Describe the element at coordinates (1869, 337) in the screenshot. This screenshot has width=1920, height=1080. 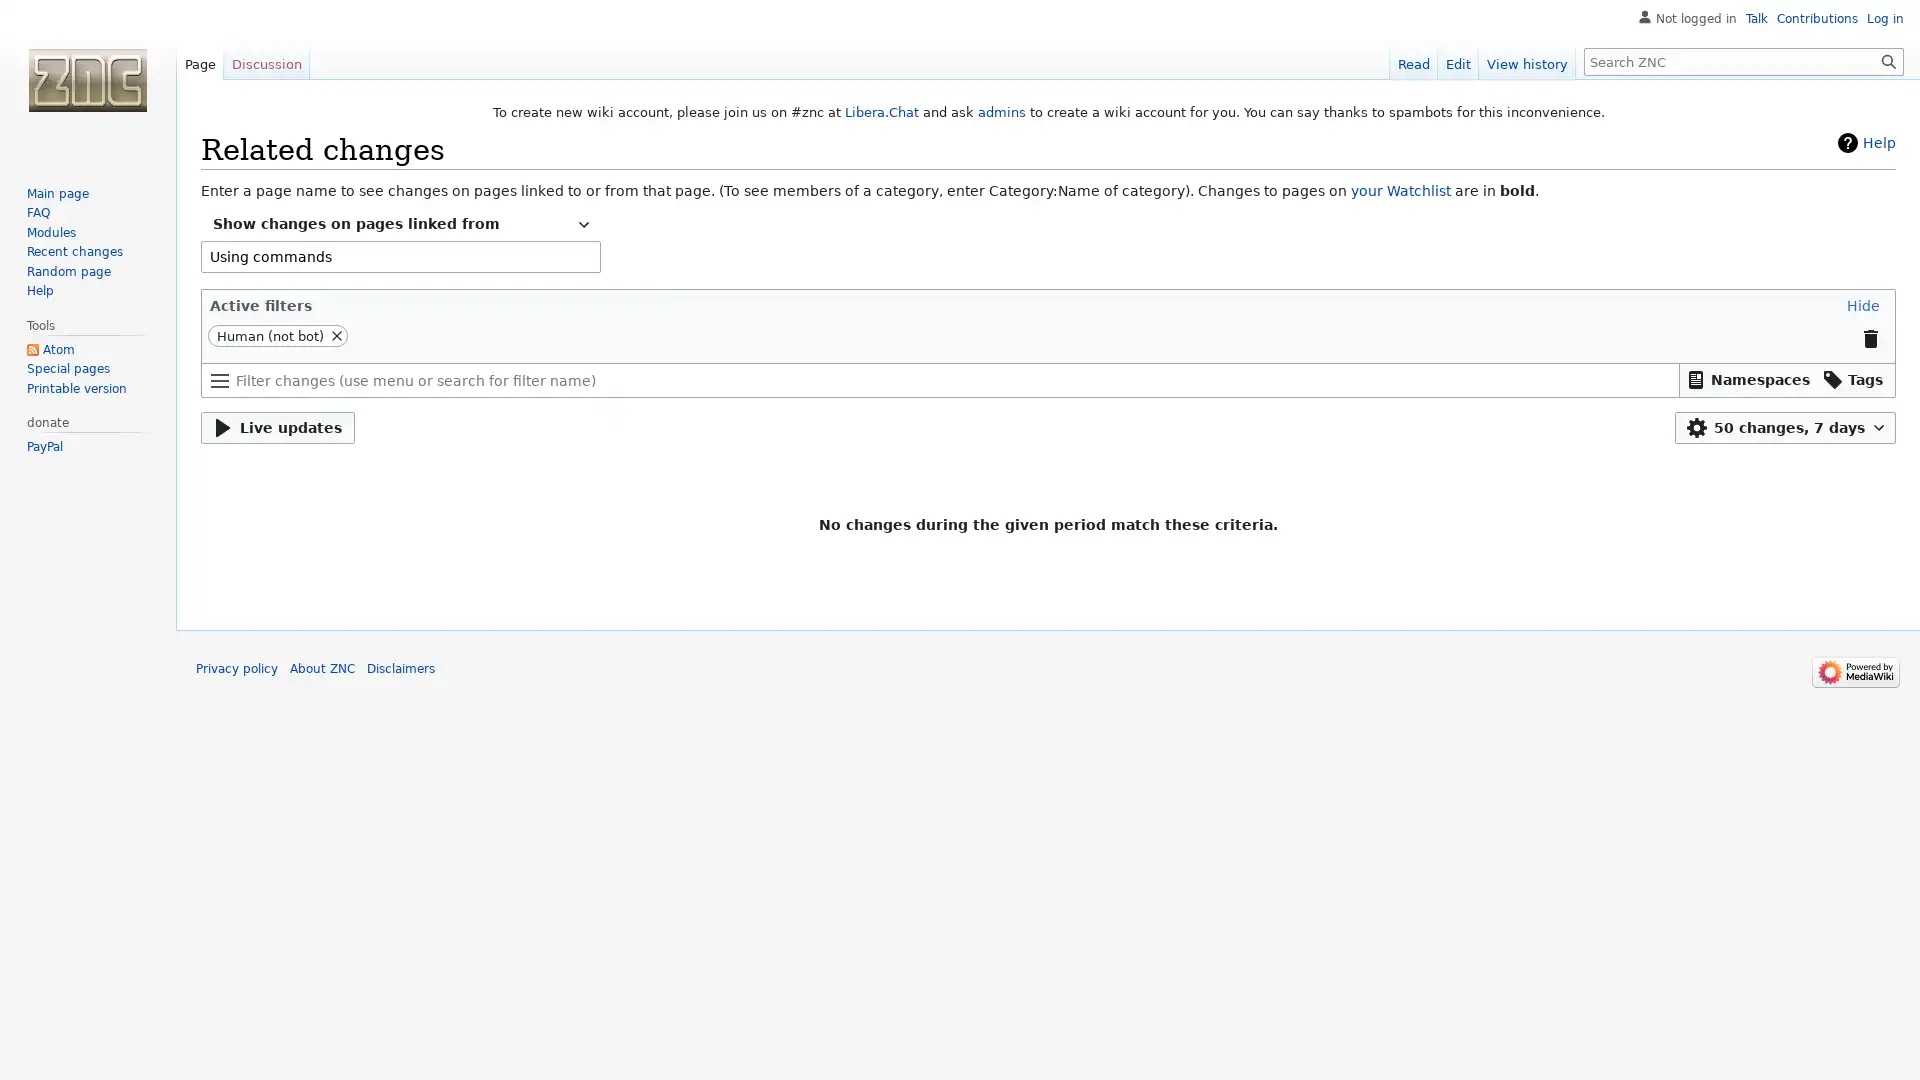
I see `Clear all filters` at that location.